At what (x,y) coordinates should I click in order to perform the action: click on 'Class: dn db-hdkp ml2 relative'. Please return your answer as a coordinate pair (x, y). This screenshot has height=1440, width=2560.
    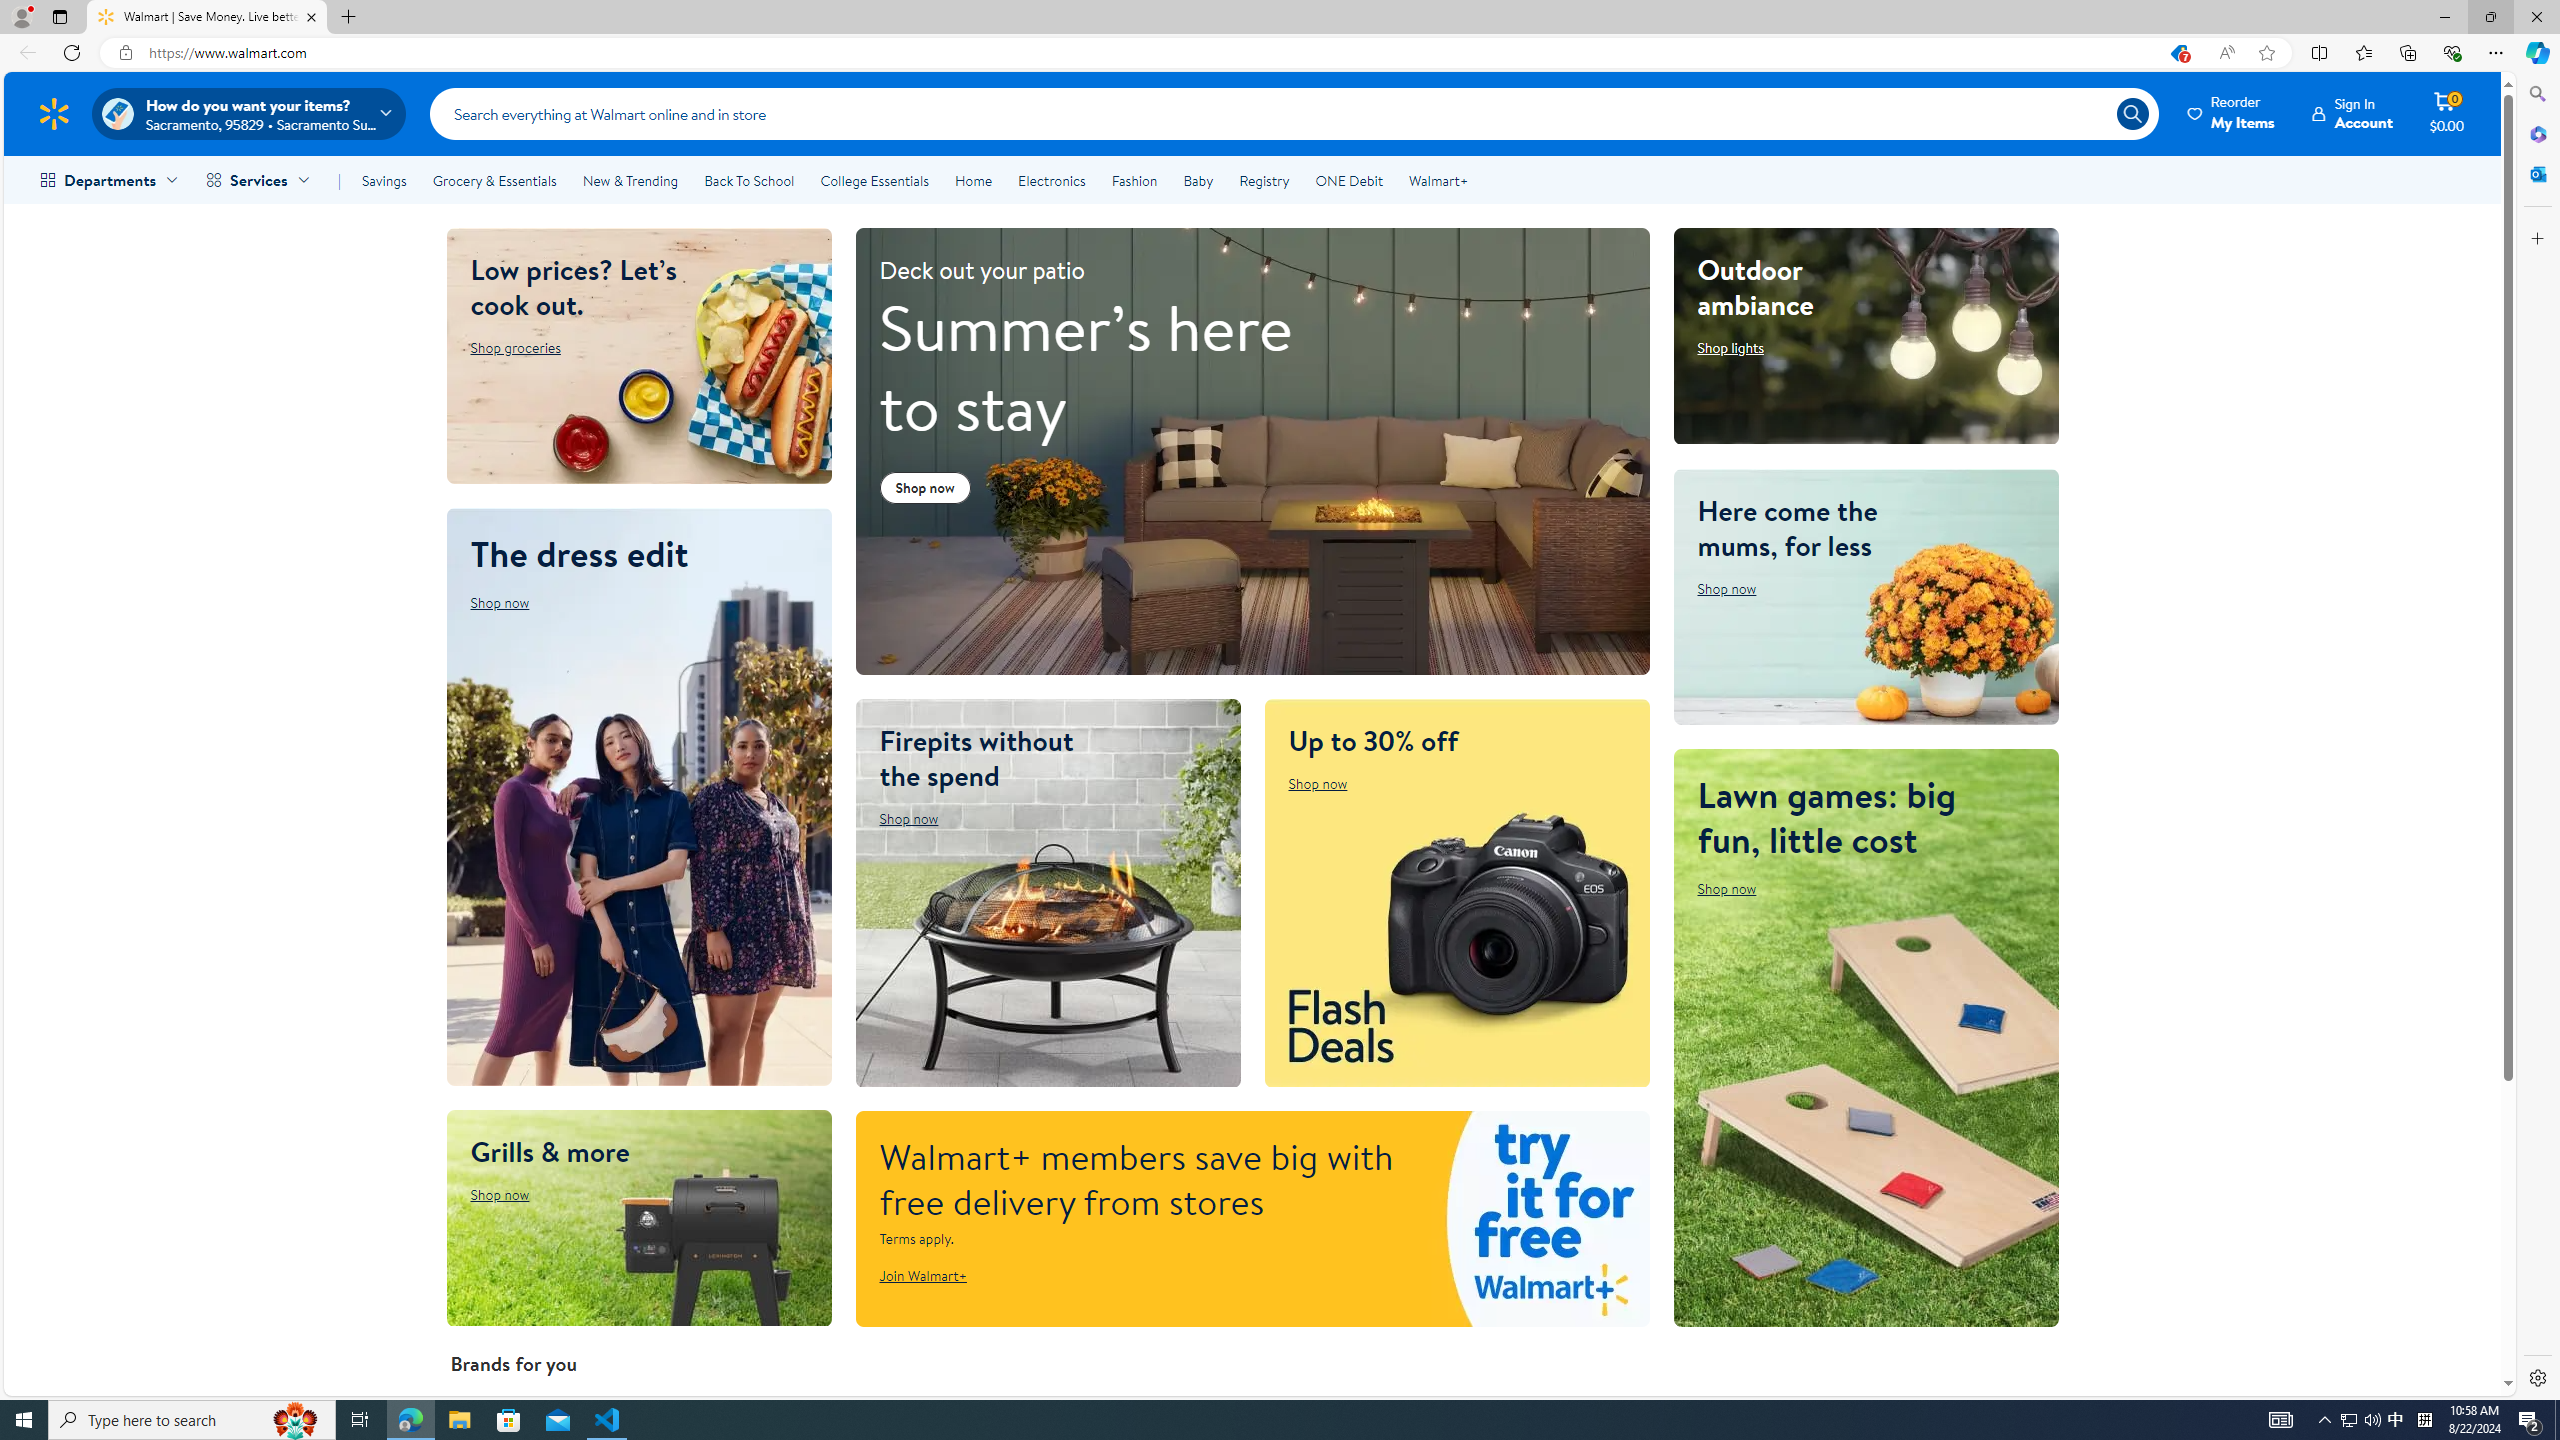
    Looking at the image, I should click on (2352, 112).